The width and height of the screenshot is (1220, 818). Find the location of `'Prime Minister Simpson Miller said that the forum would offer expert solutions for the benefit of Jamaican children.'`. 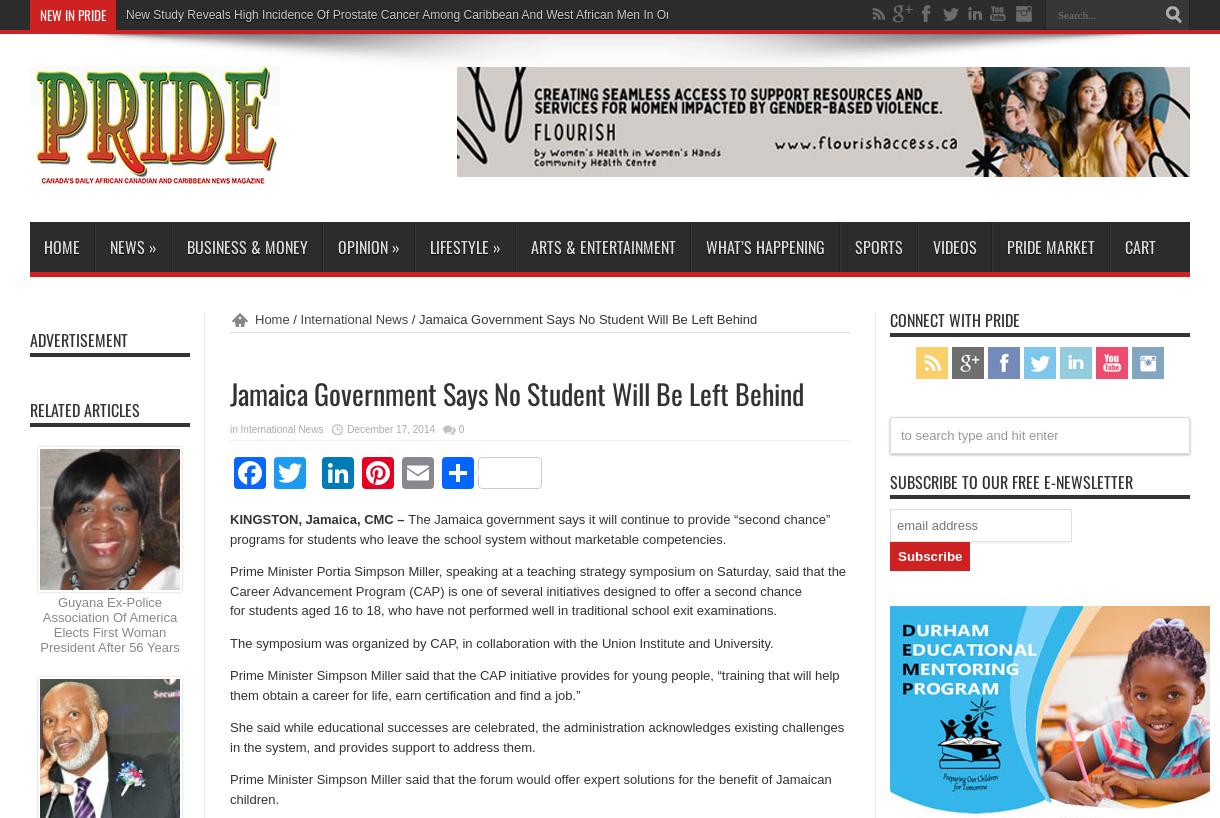

'Prime Minister Simpson Miller said that the forum would offer expert solutions for the benefit of Jamaican children.' is located at coordinates (530, 788).